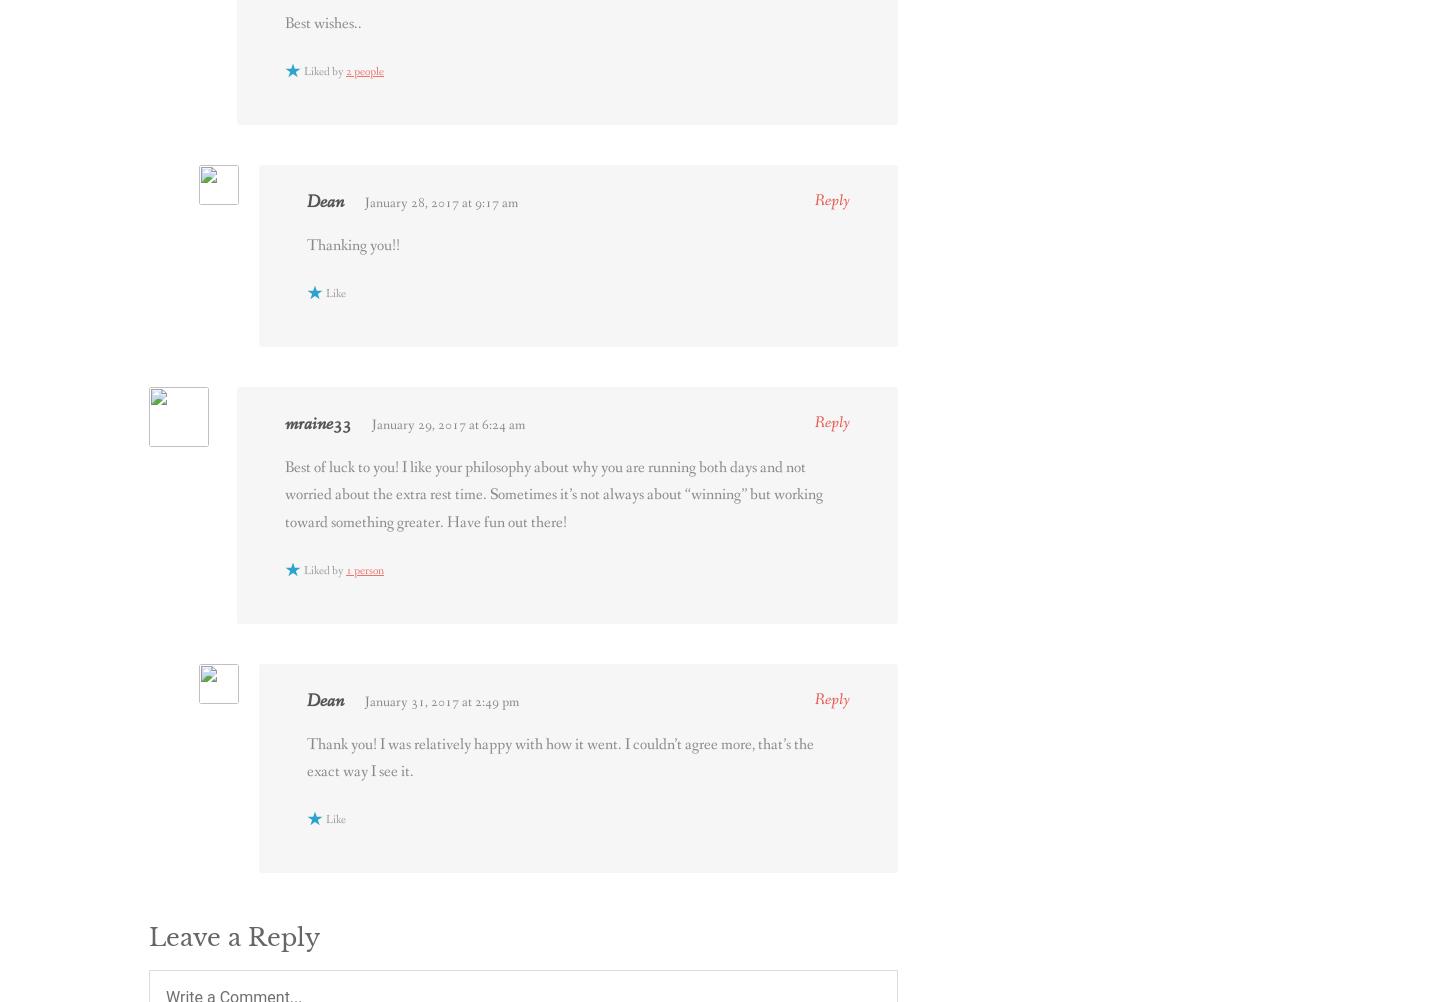 The width and height of the screenshot is (1450, 1002). What do you see at coordinates (363, 570) in the screenshot?
I see `'1 person'` at bounding box center [363, 570].